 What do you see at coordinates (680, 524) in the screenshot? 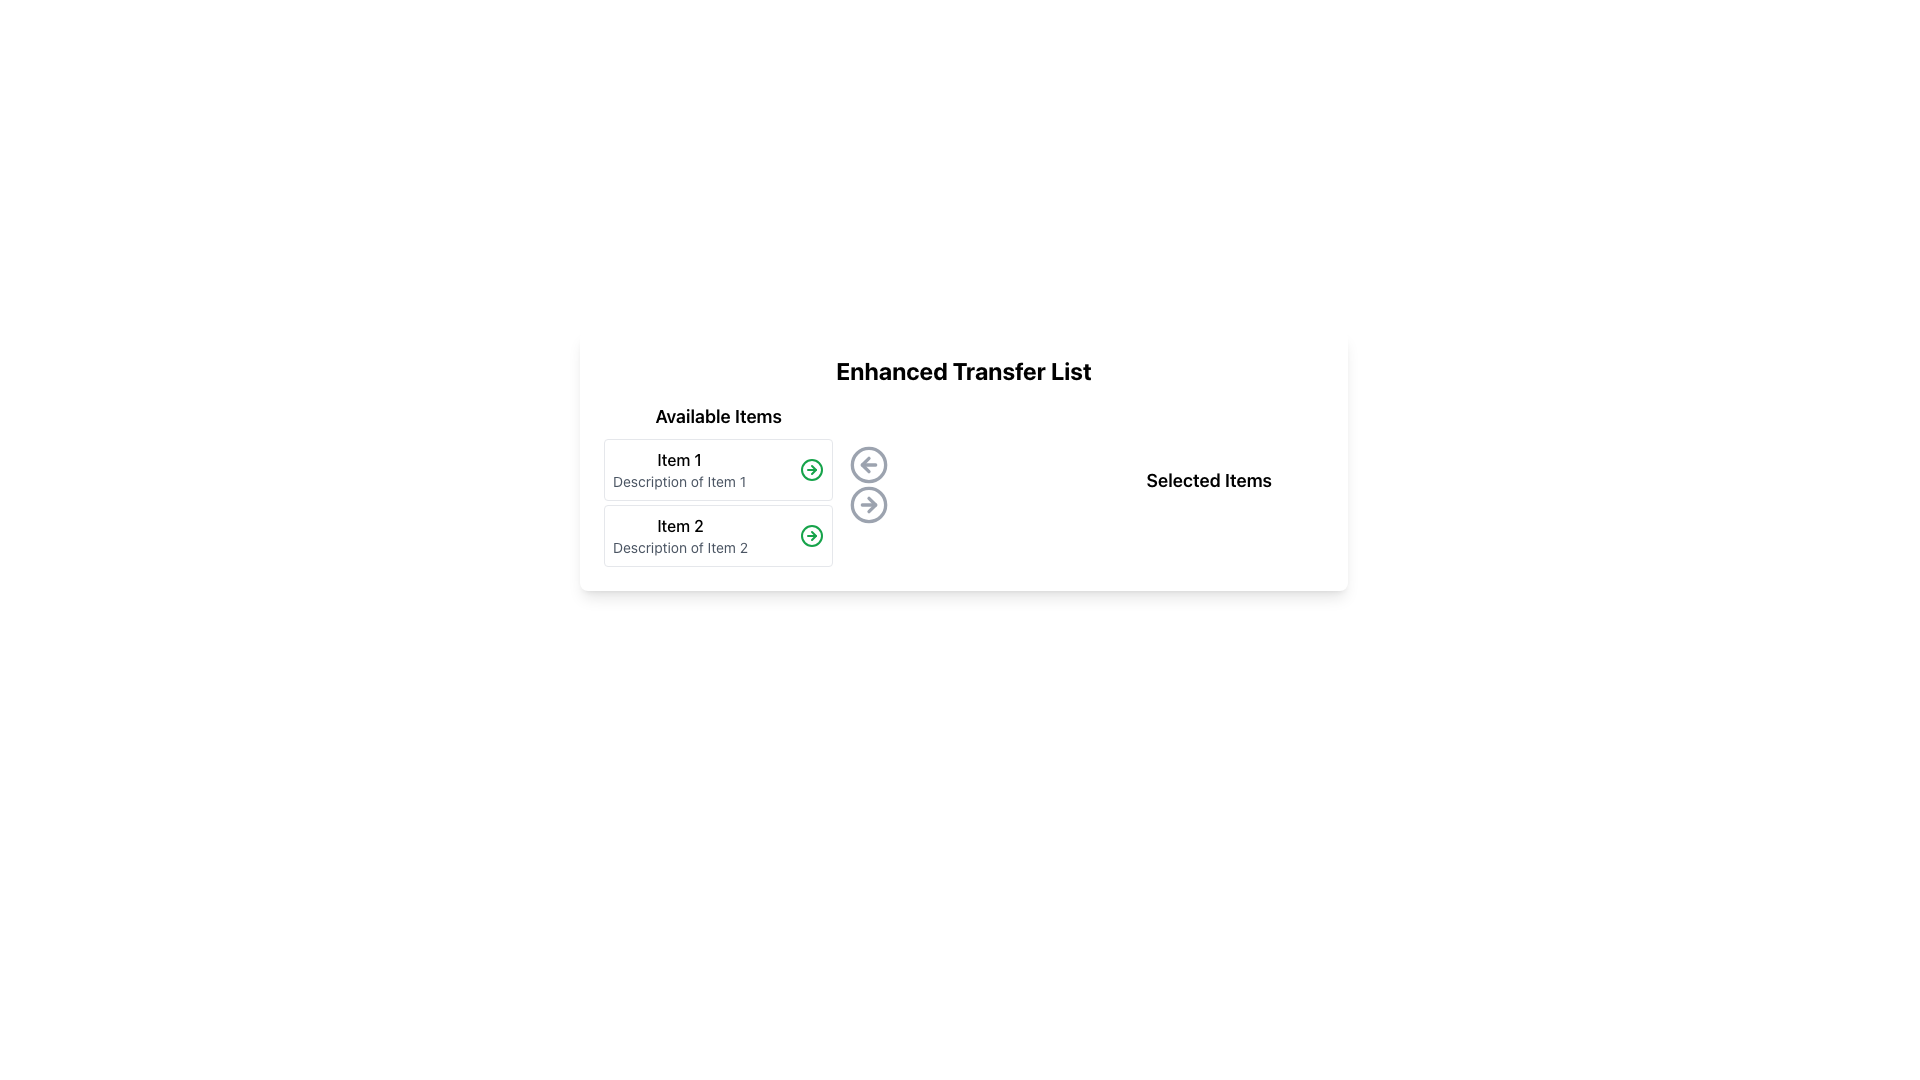
I see `the text label displaying 'Item 2', which is located in the second row under the 'Available Items' header` at bounding box center [680, 524].